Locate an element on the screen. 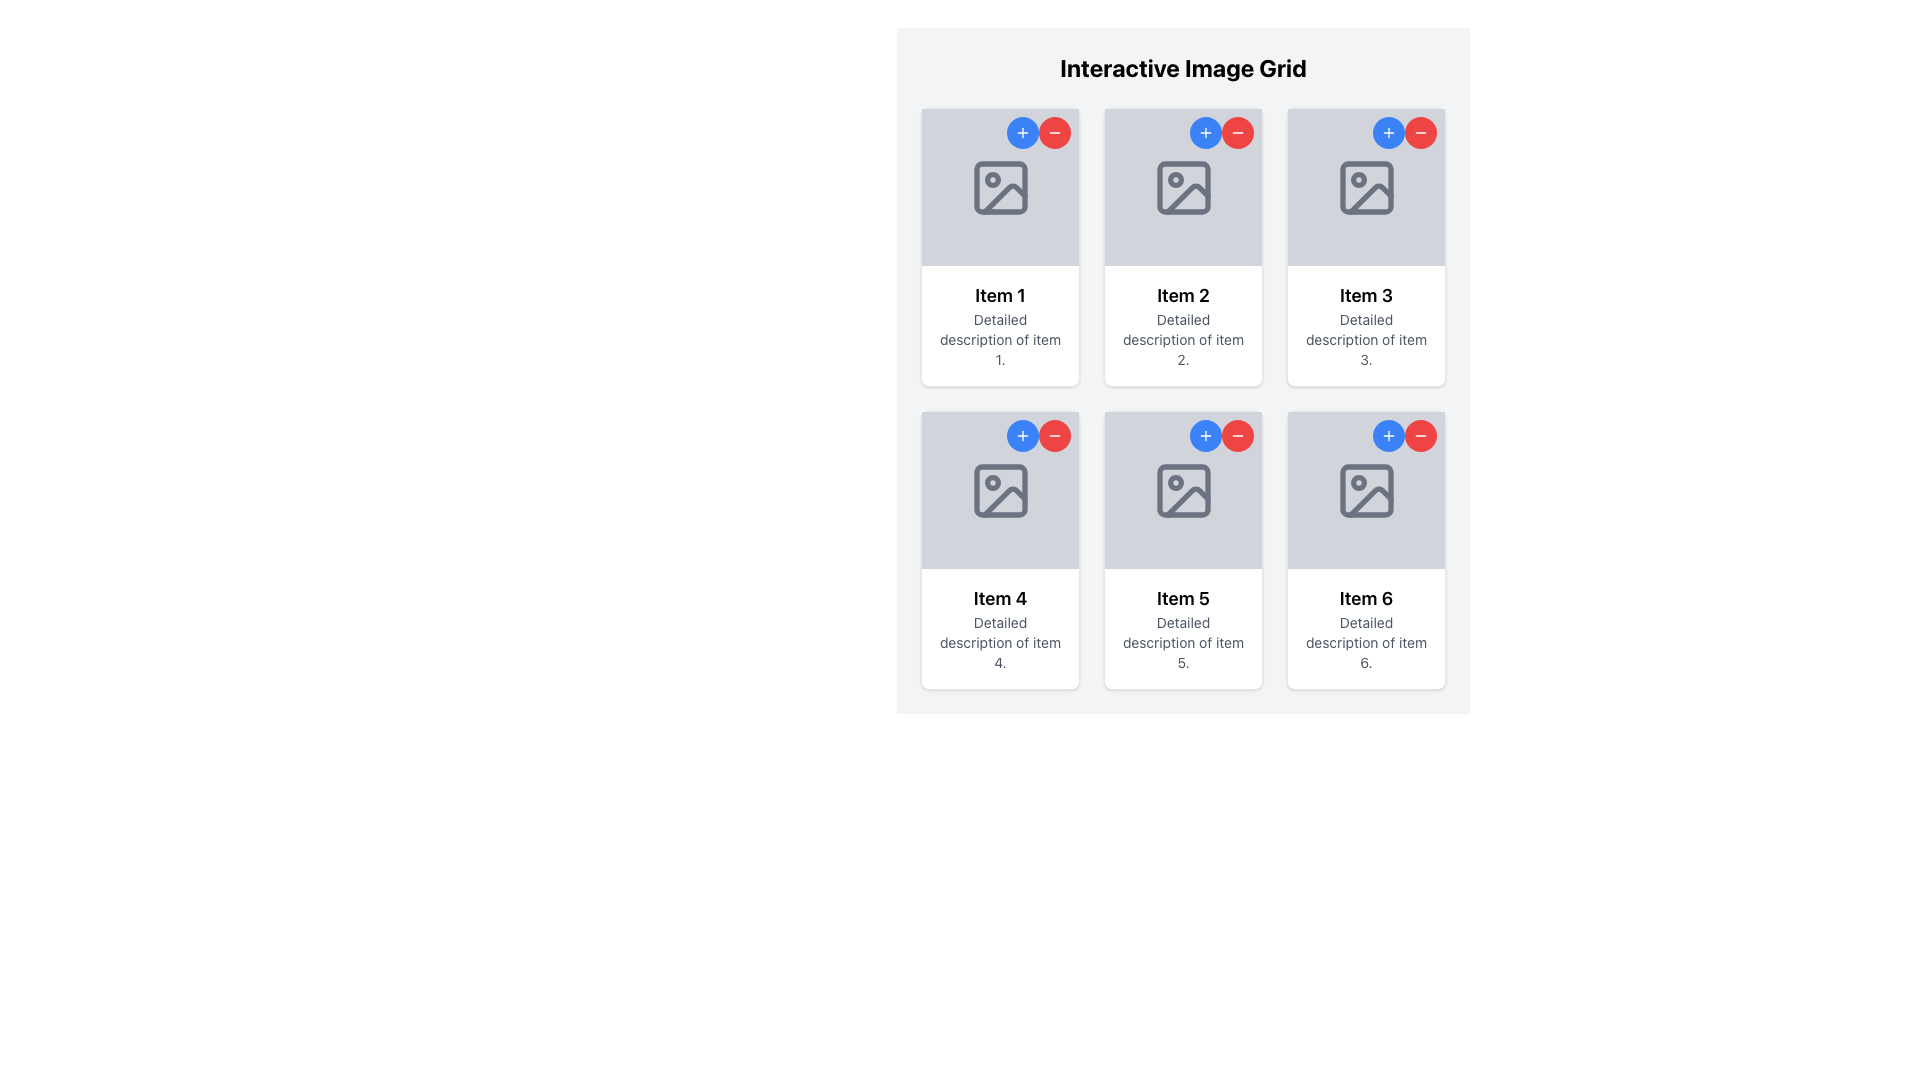  the static text label providing additional descriptive information about 'Item 4', located below the title 'Item 4' in the bottom-left position of the 3x2 grid layout is located at coordinates (1000, 643).